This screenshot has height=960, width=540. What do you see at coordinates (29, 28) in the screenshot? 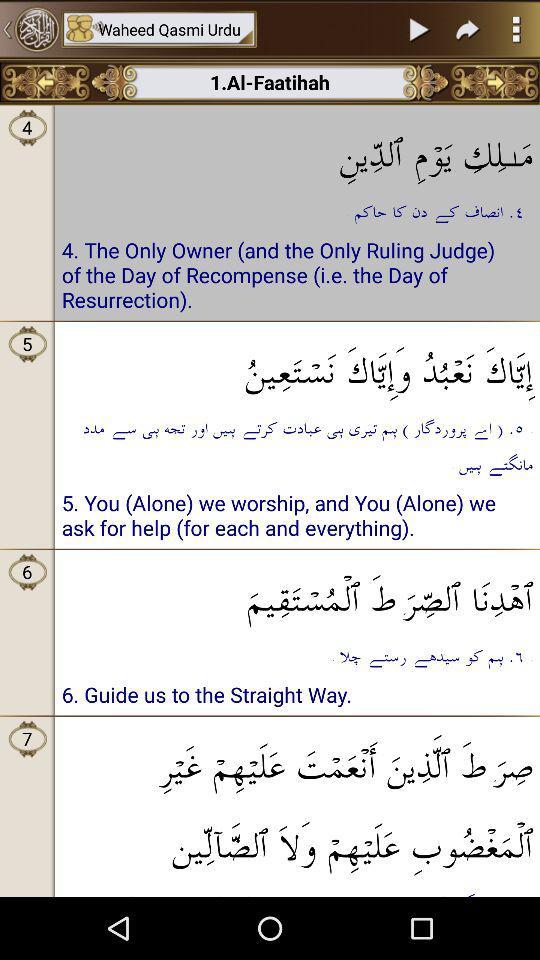
I see `go back` at bounding box center [29, 28].